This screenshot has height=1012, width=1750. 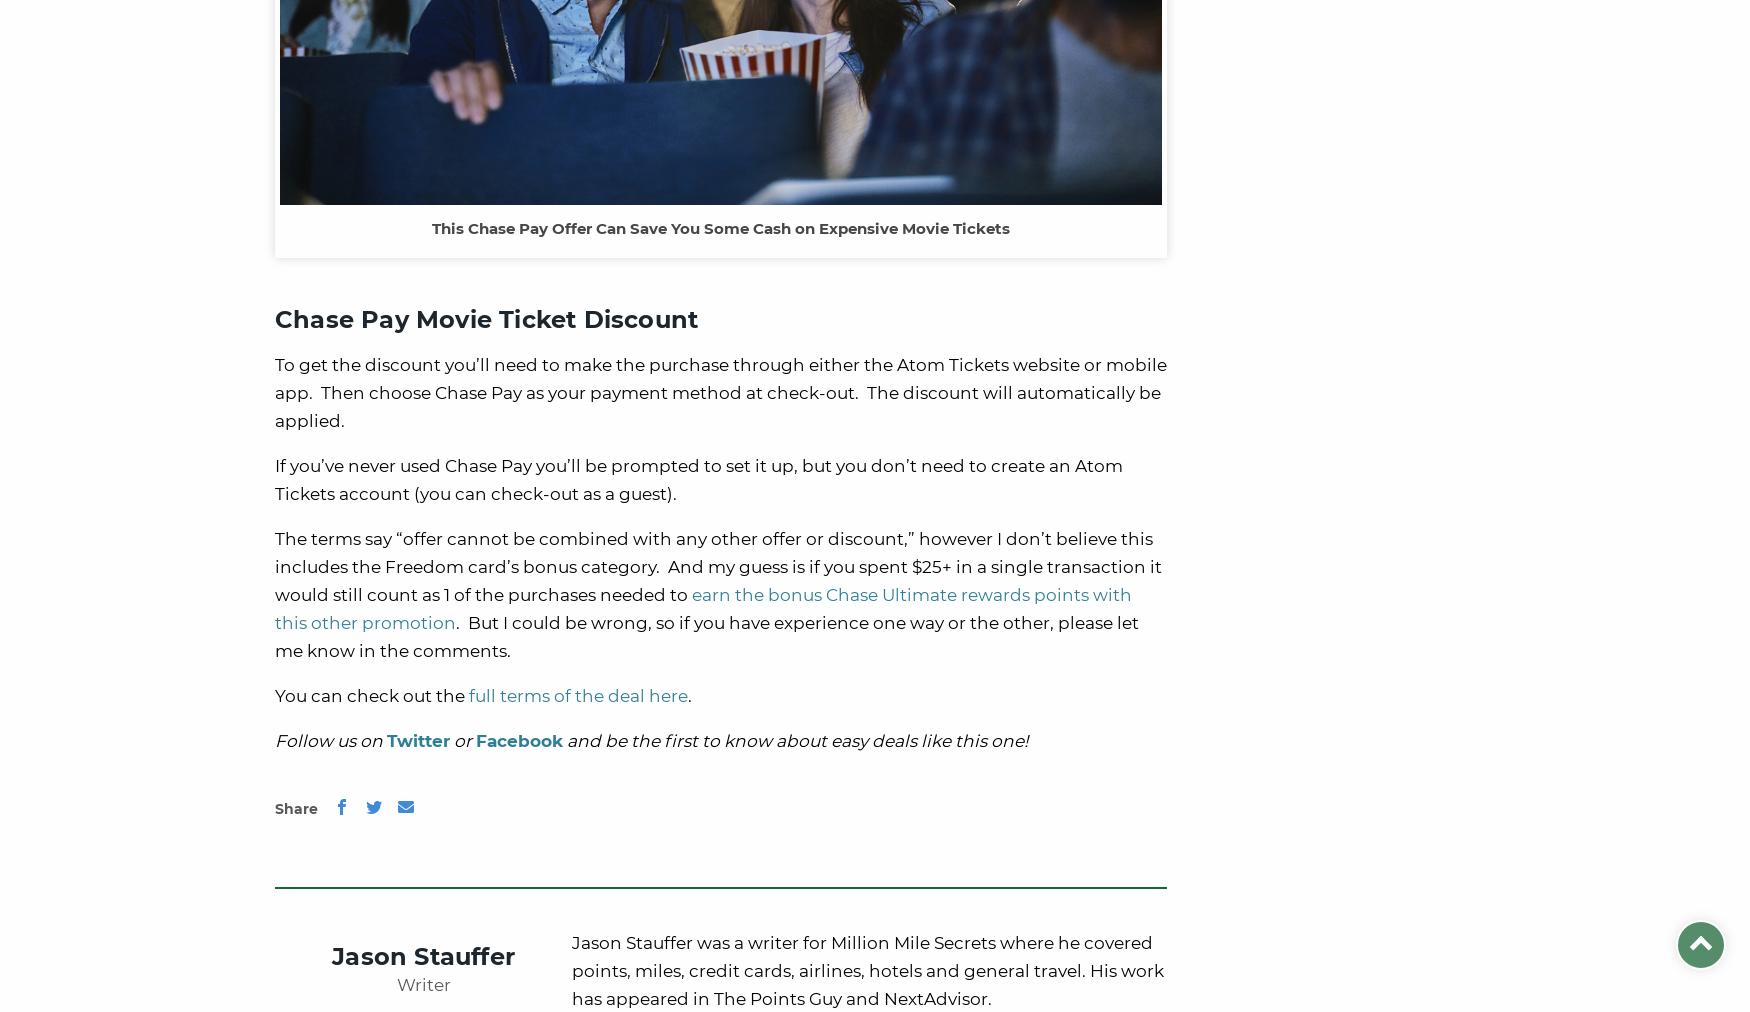 I want to click on 'Share', so click(x=295, y=807).